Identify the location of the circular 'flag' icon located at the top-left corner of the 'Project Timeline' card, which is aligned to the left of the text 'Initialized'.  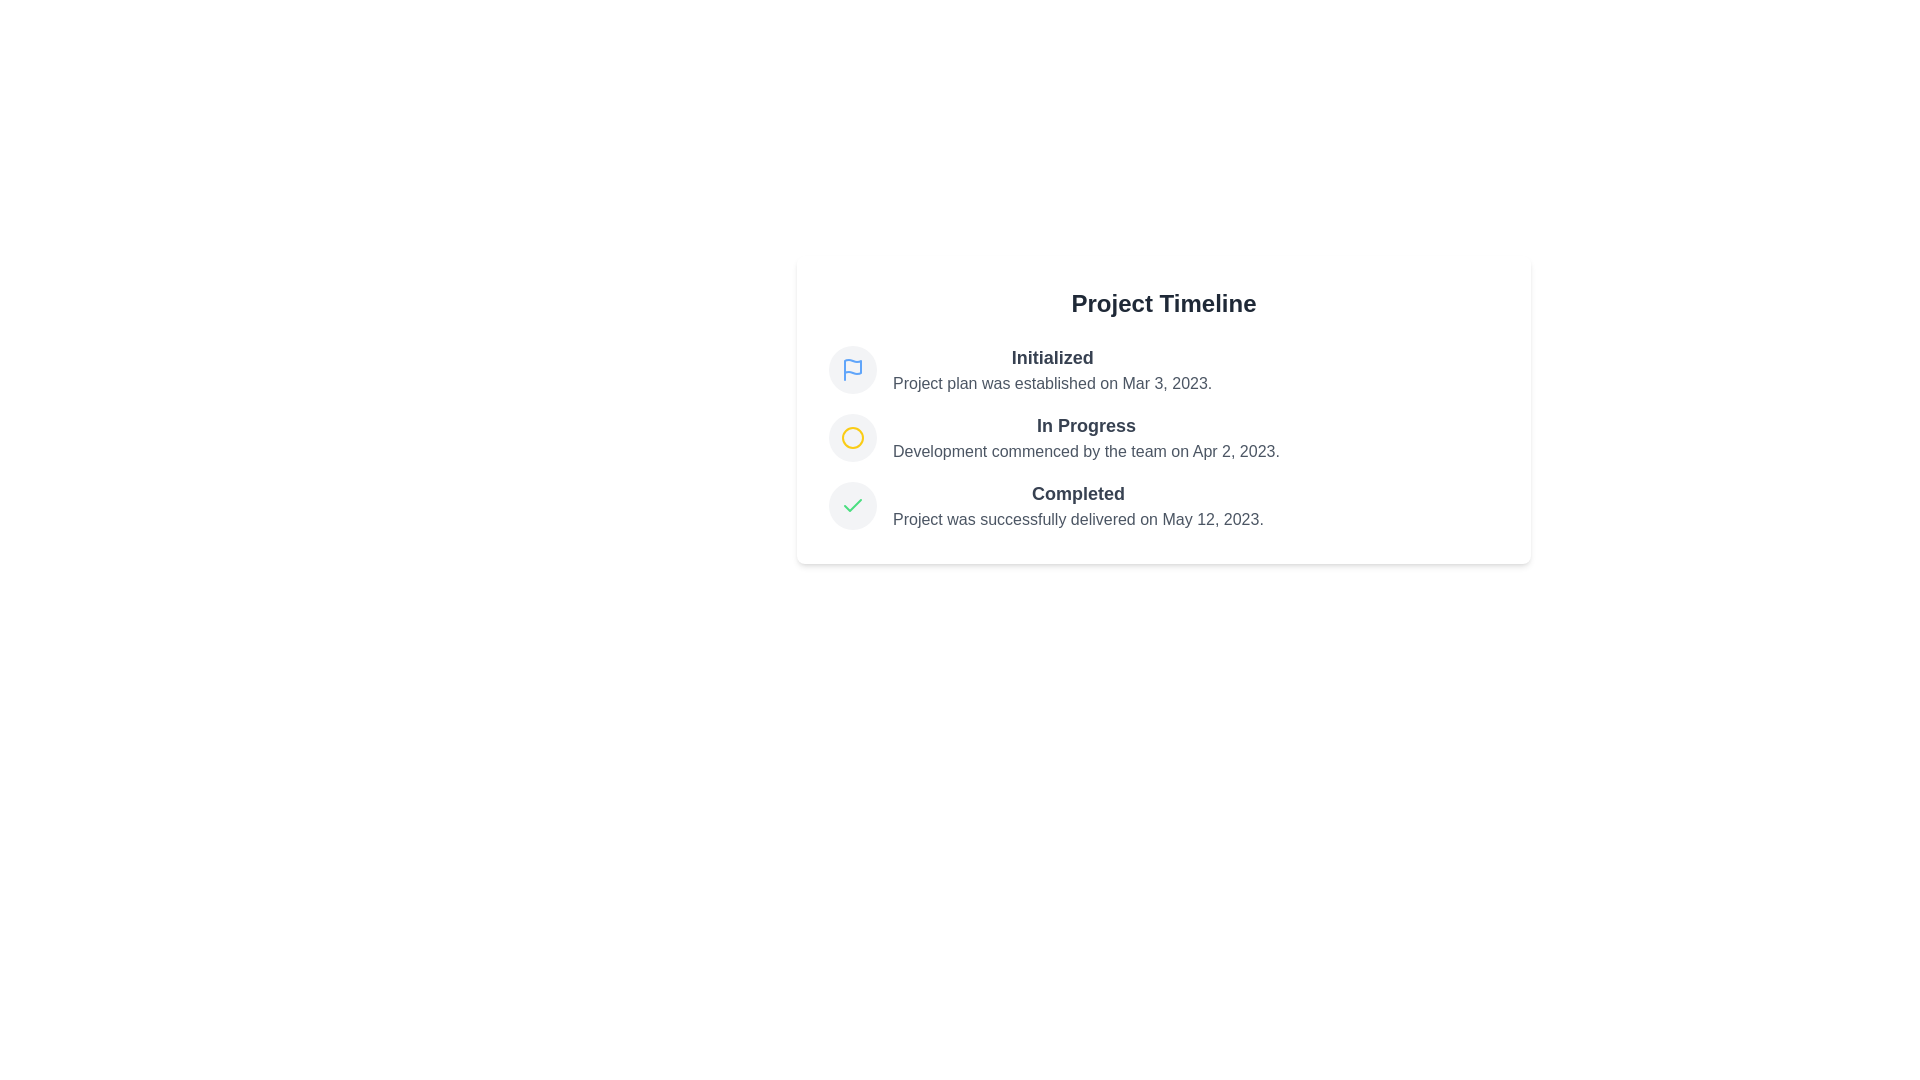
(853, 370).